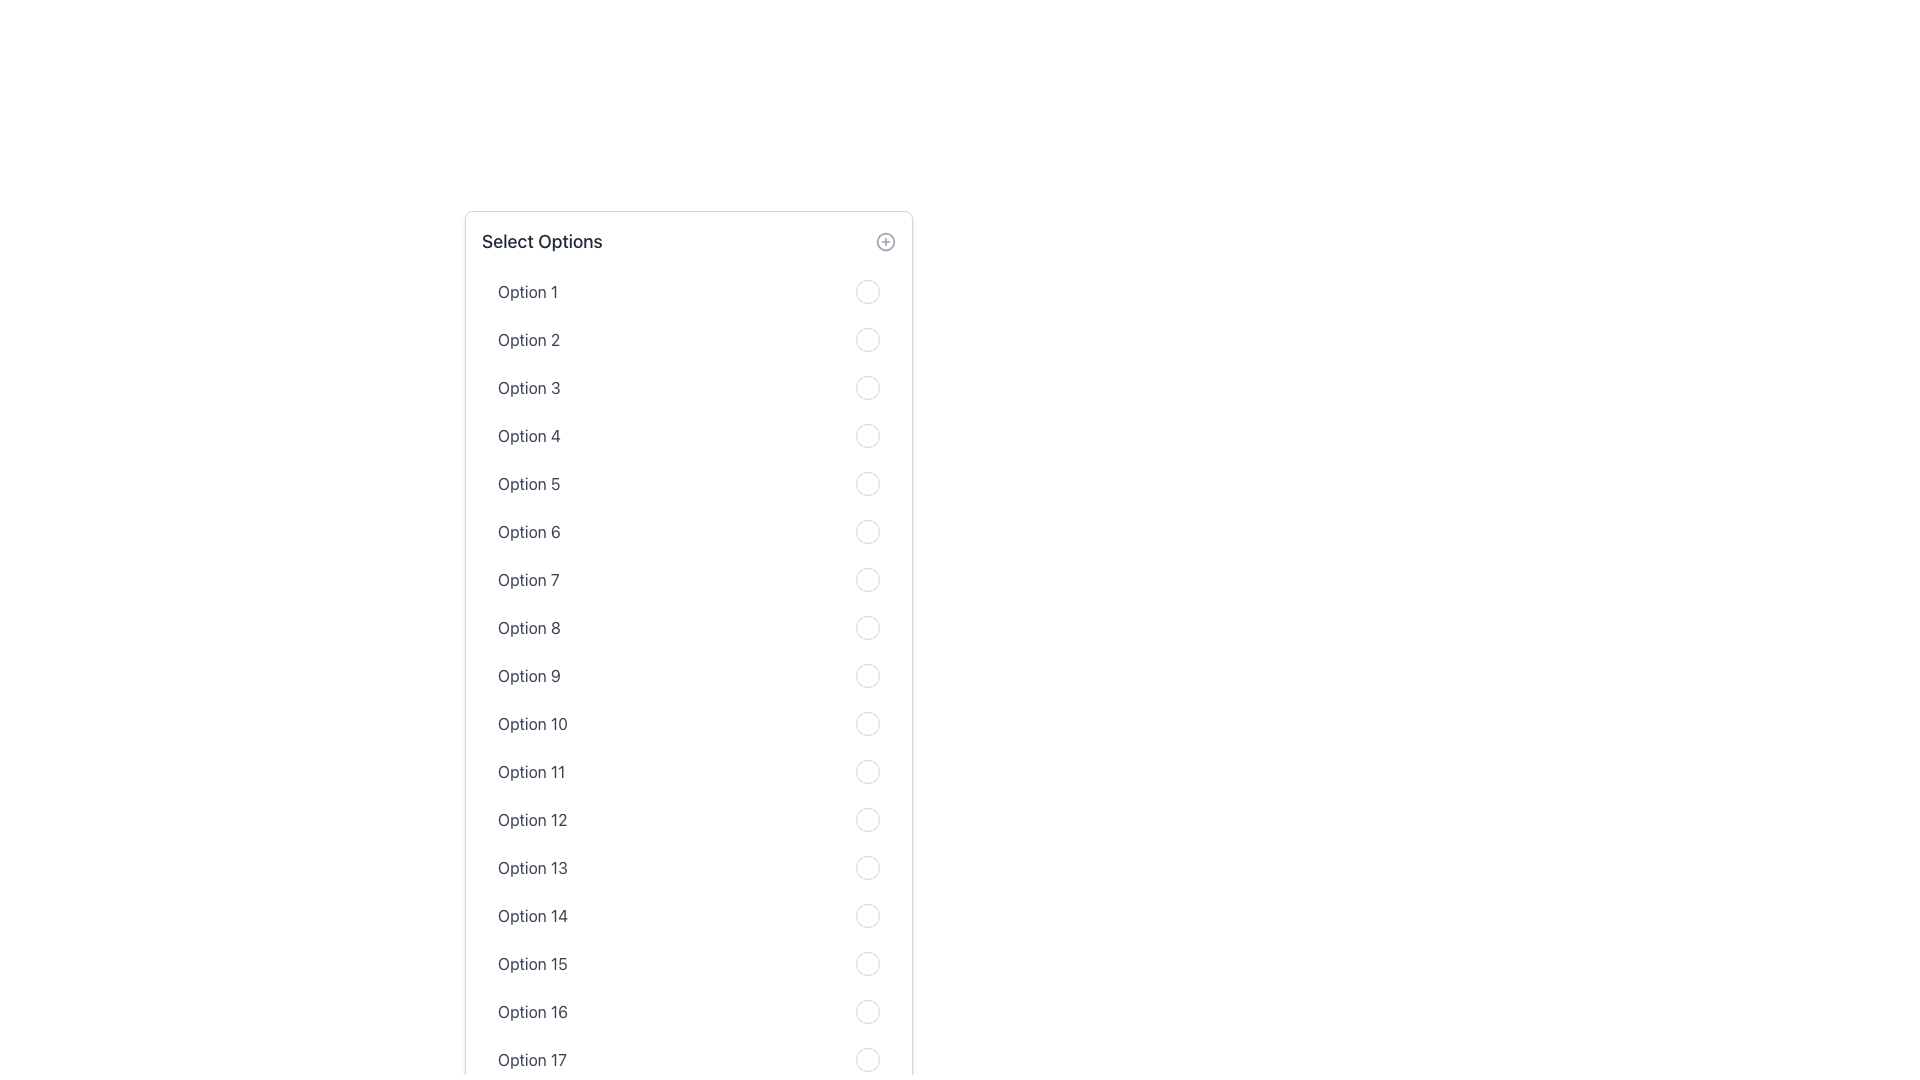 This screenshot has width=1920, height=1080. What do you see at coordinates (689, 627) in the screenshot?
I see `the unselected radio button for 'Option 8'` at bounding box center [689, 627].